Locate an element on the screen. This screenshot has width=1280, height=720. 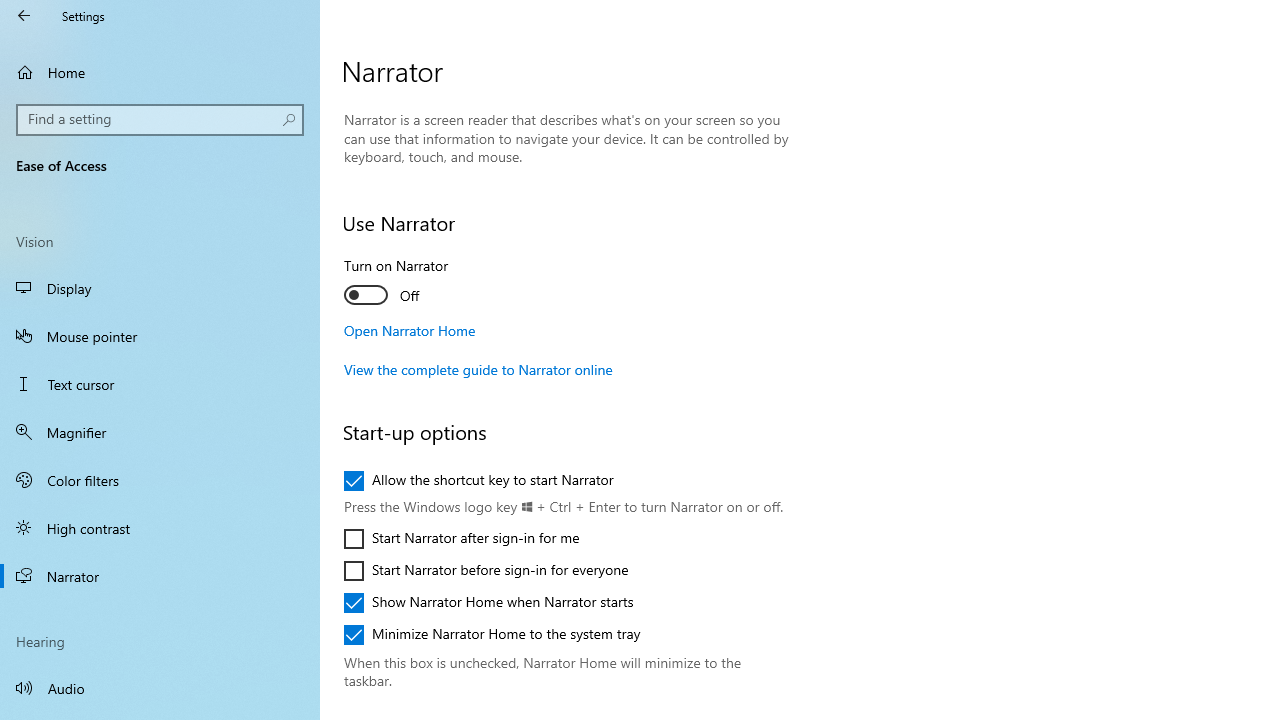
'Minimize Narrator Home to the system tray' is located at coordinates (492, 635).